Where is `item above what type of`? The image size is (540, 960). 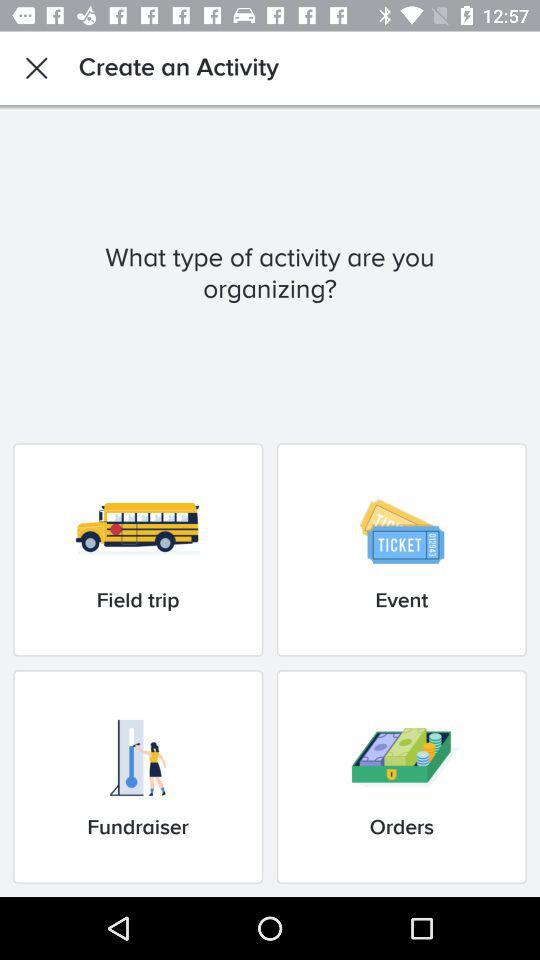
item above what type of is located at coordinates (36, 68).